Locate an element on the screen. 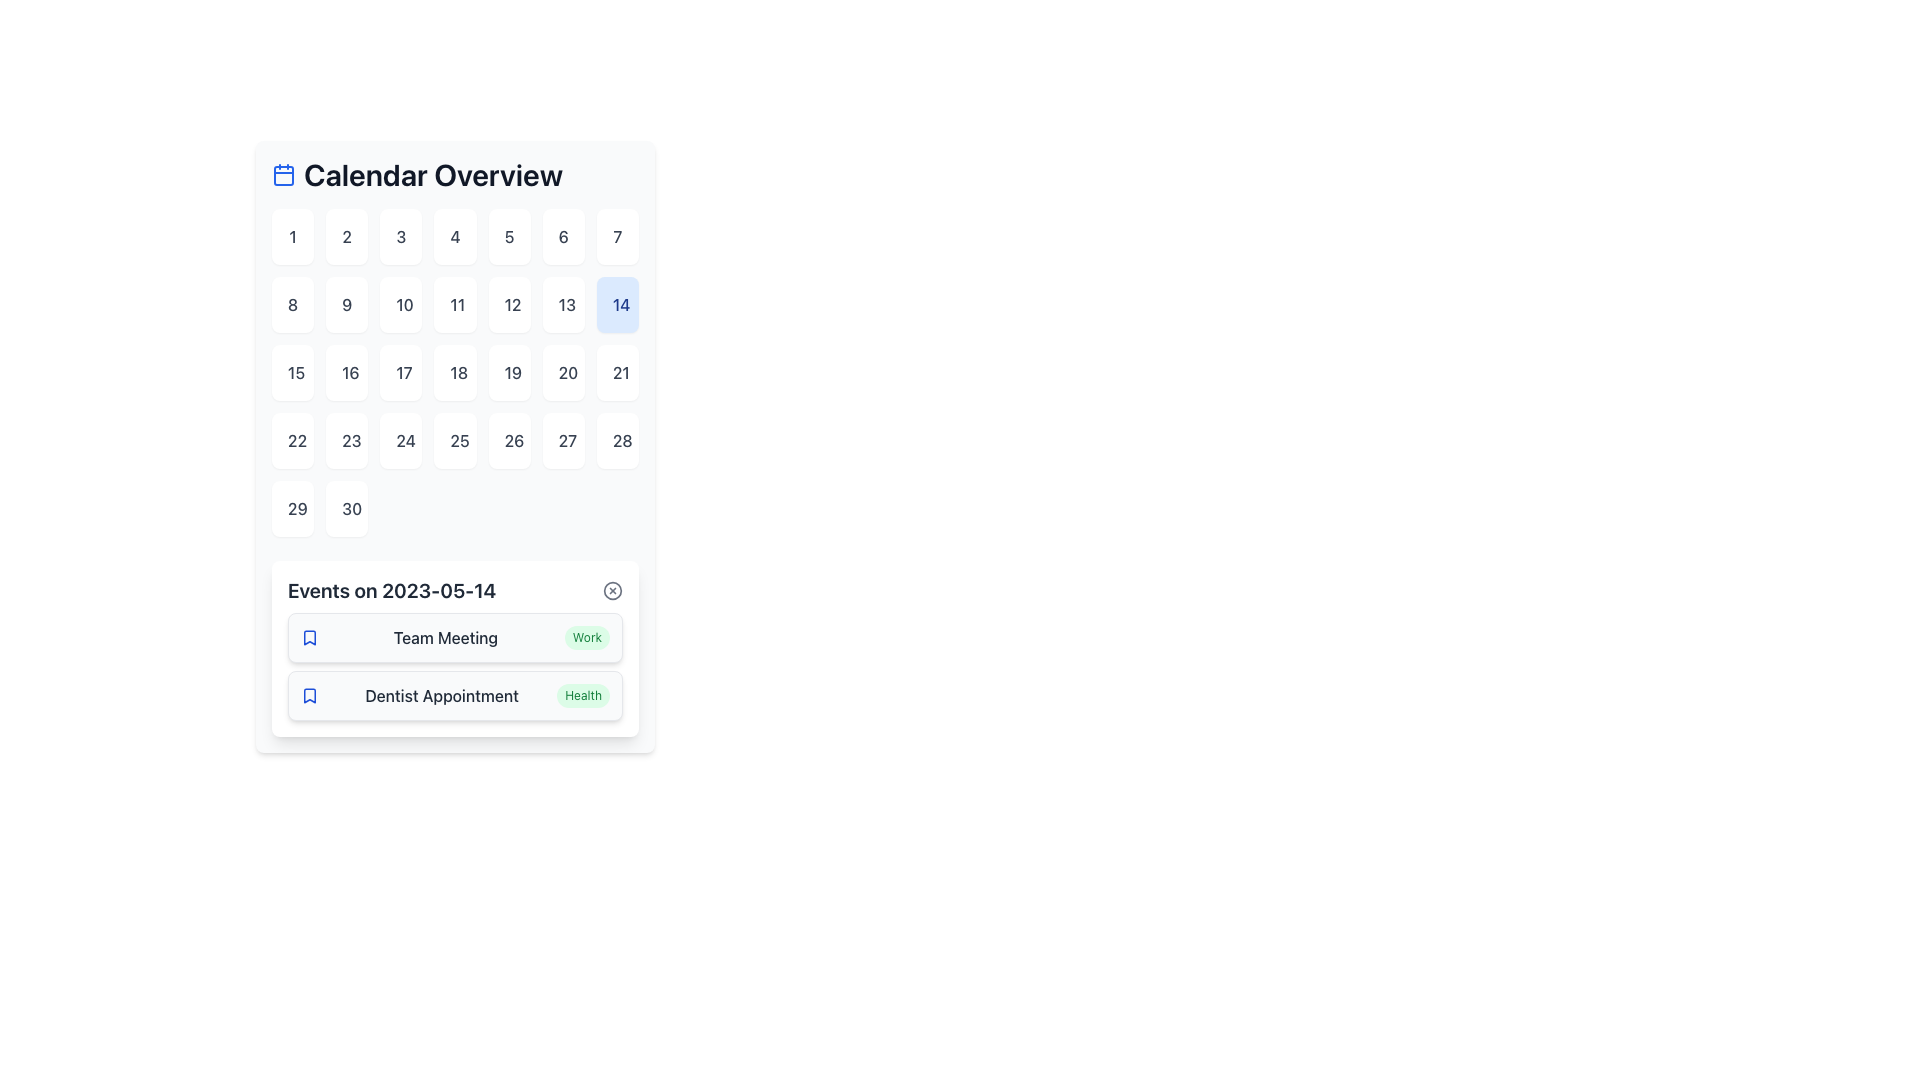 Image resolution: width=1920 pixels, height=1080 pixels. the button representing the 10th day in the calendar view is located at coordinates (400, 304).